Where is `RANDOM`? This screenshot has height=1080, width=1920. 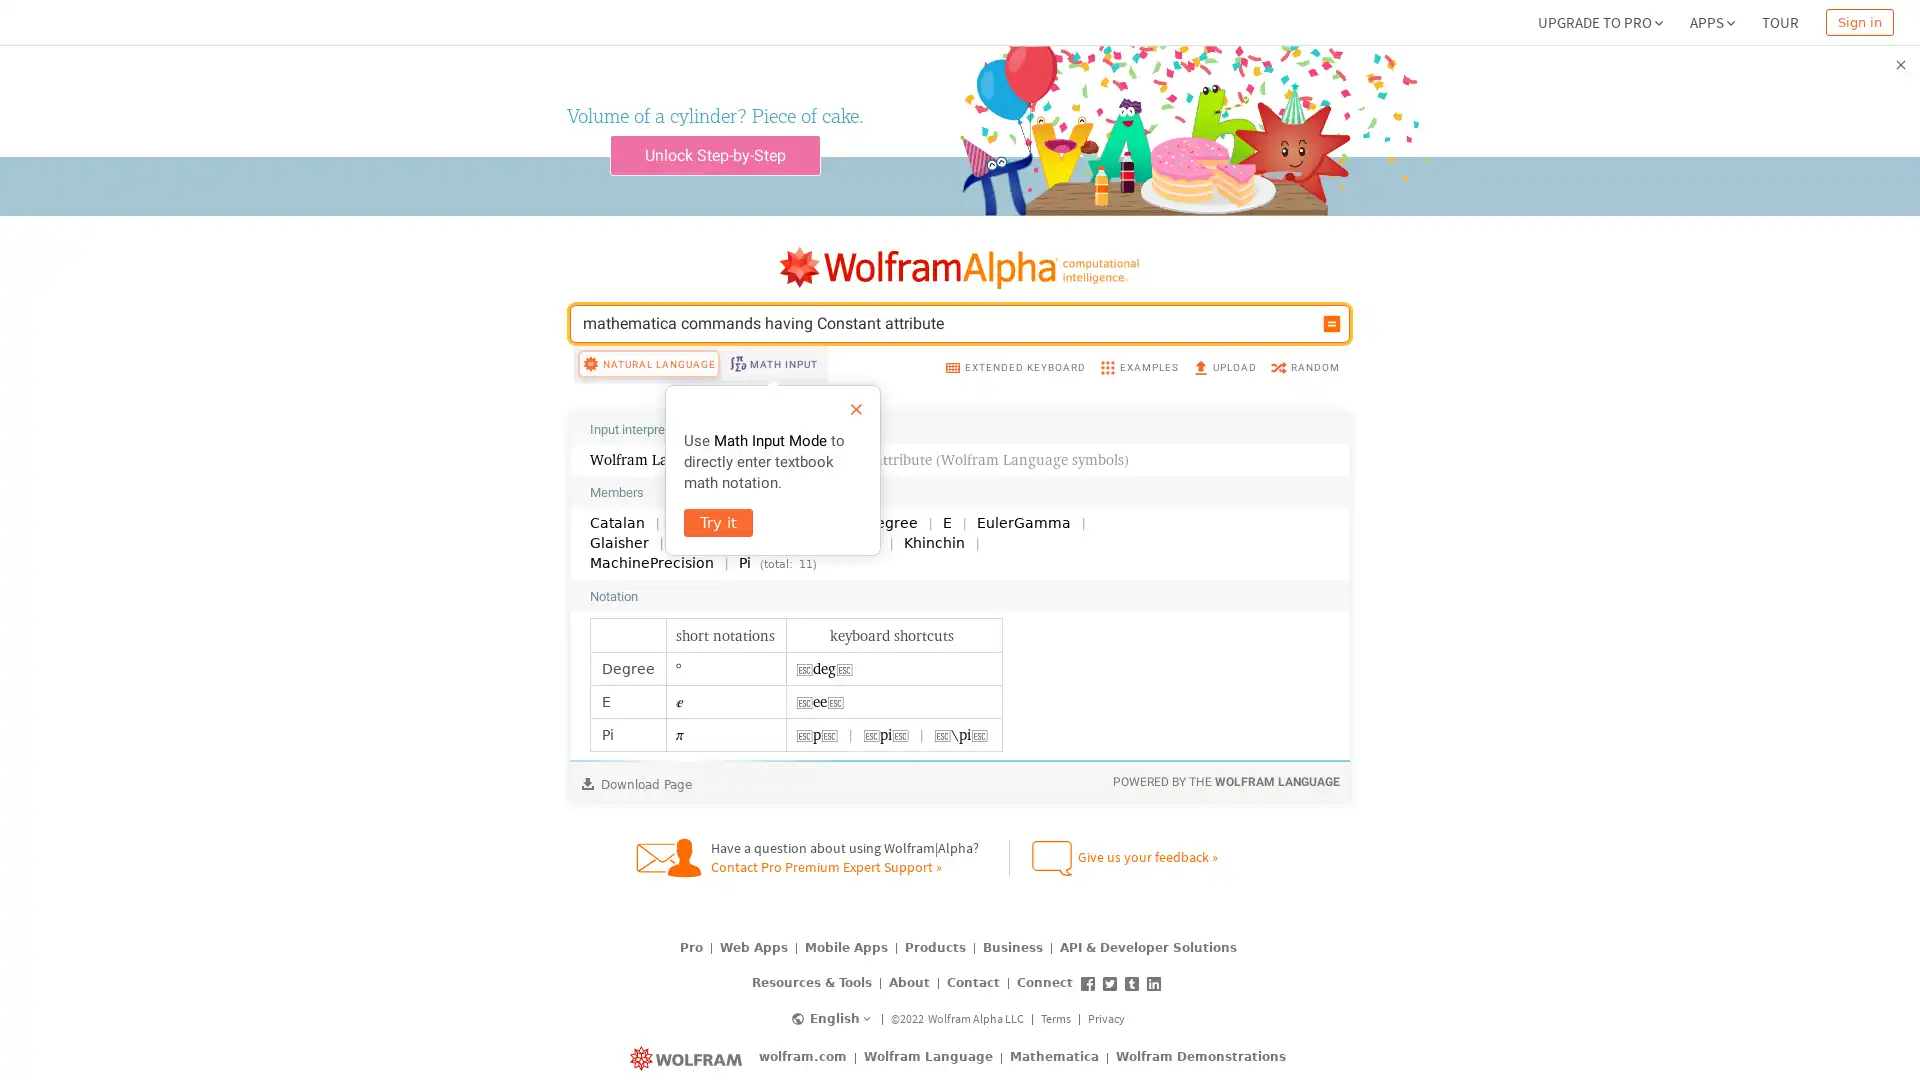 RANDOM is located at coordinates (1304, 405).